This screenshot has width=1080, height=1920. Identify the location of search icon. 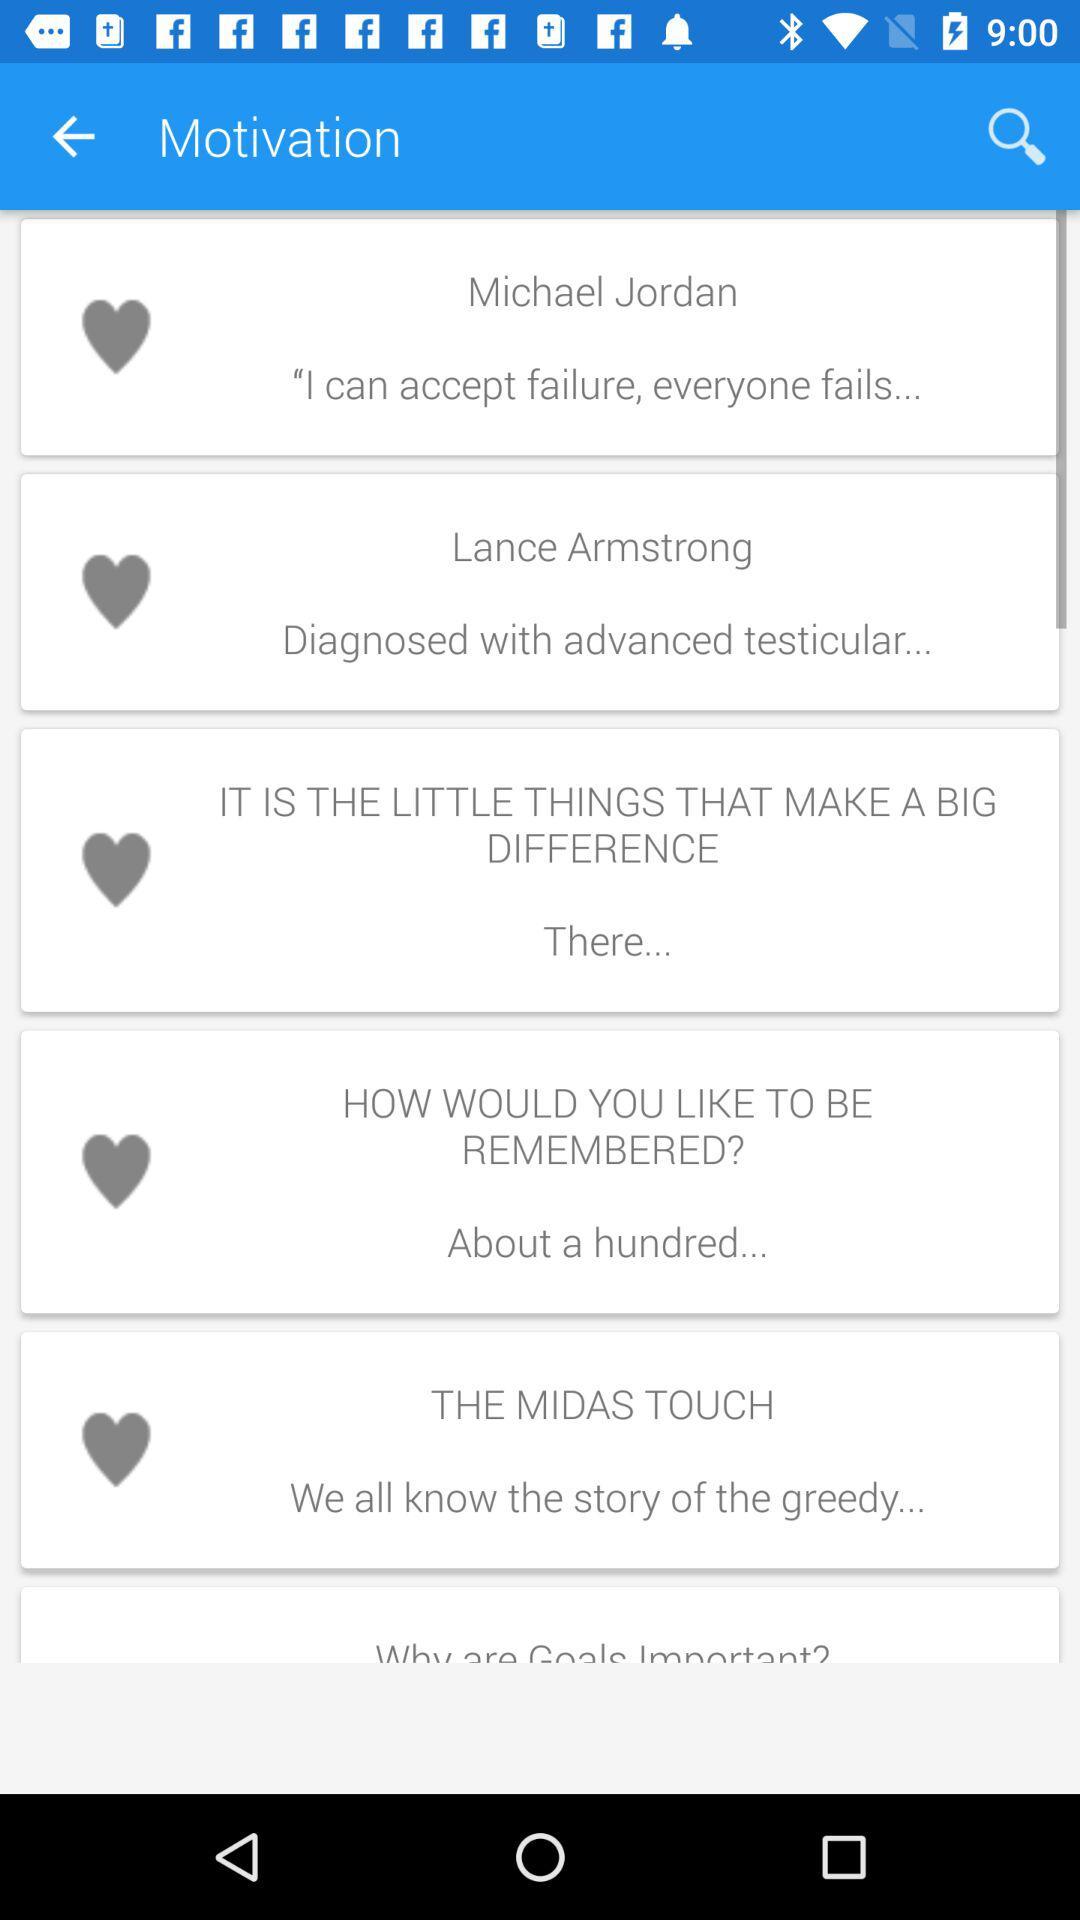
(1017, 136).